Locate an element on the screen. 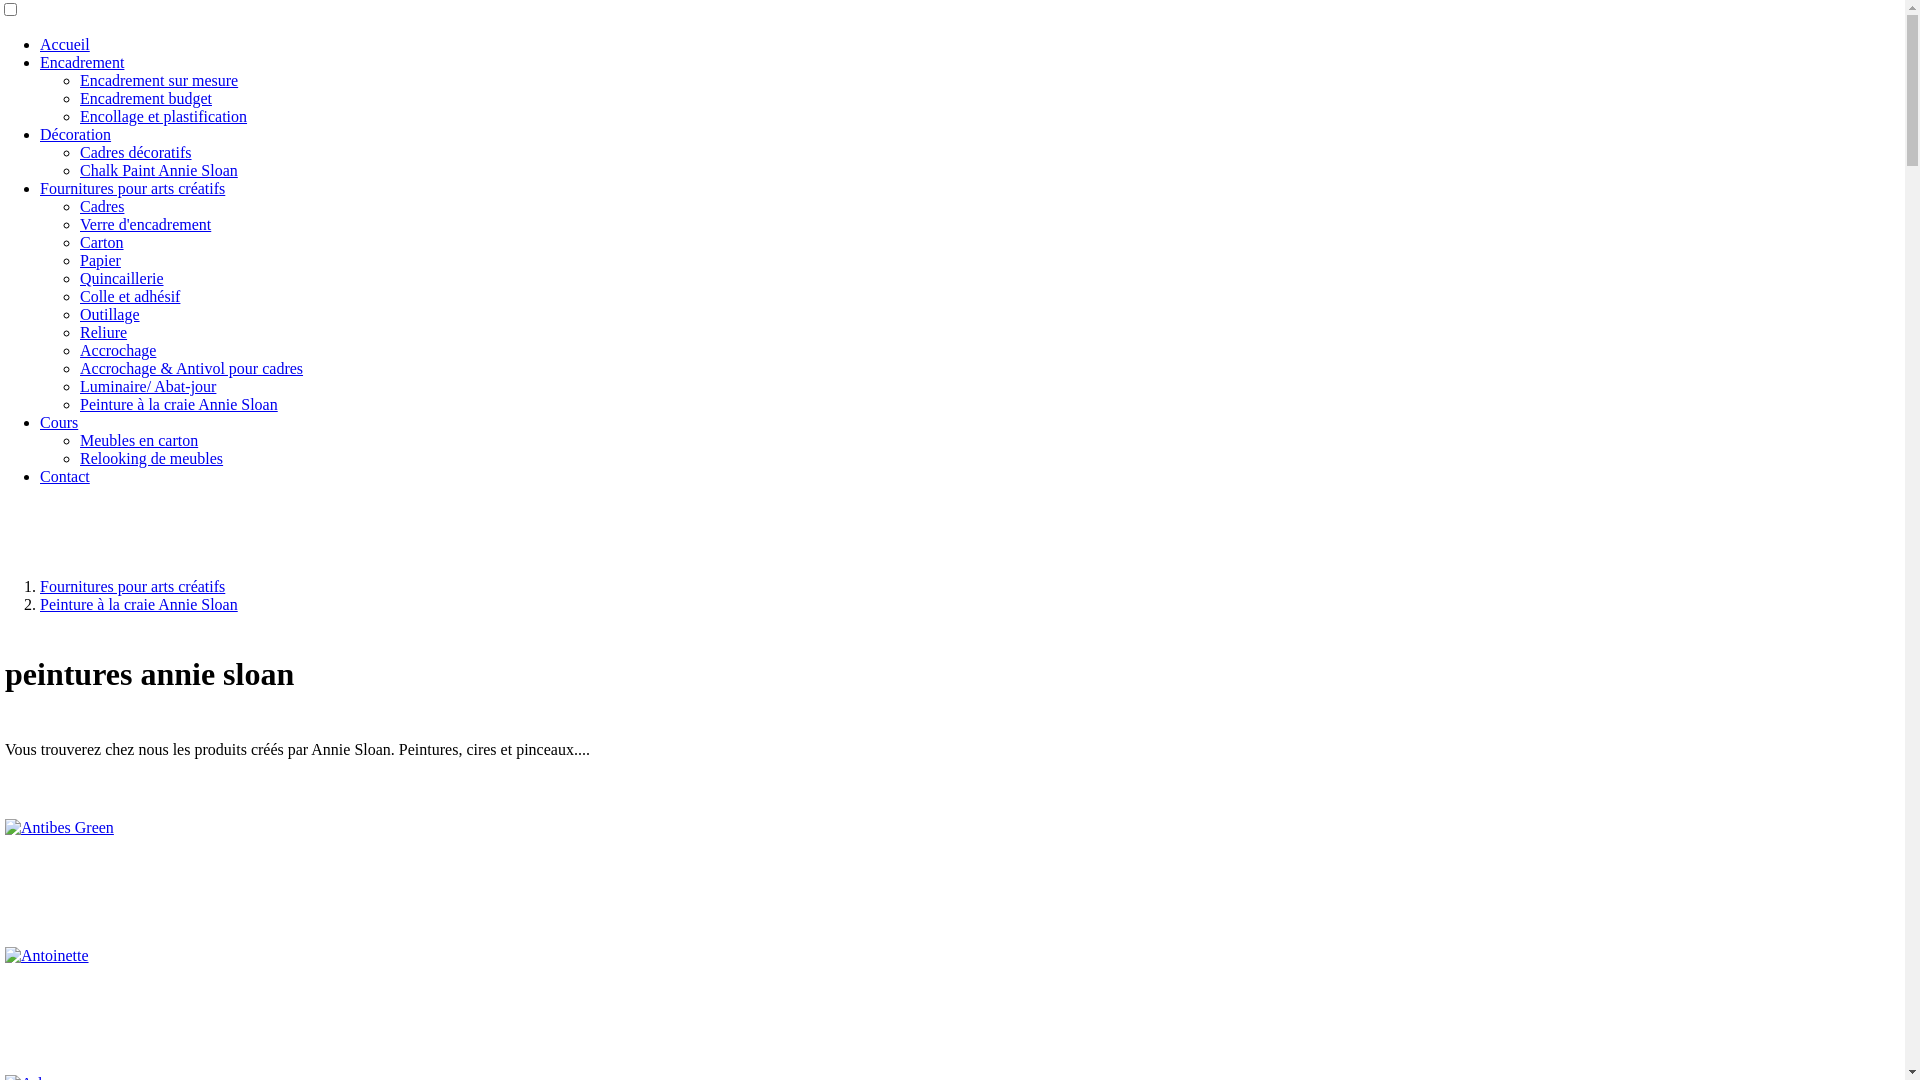 The image size is (1920, 1080). 'Accrochage & Antivol pour cadres' is located at coordinates (80, 368).